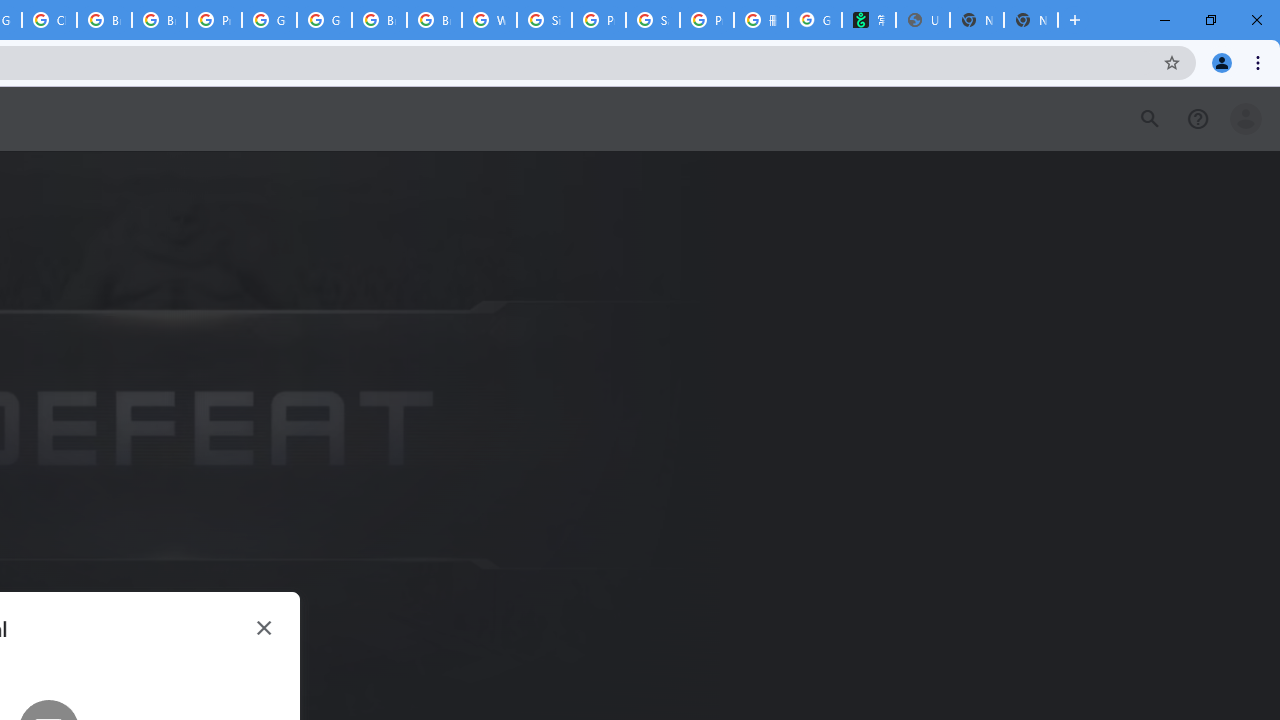 The width and height of the screenshot is (1280, 720). I want to click on 'Browse Chrome as a guest - Computer - Google Chrome Help', so click(379, 20).